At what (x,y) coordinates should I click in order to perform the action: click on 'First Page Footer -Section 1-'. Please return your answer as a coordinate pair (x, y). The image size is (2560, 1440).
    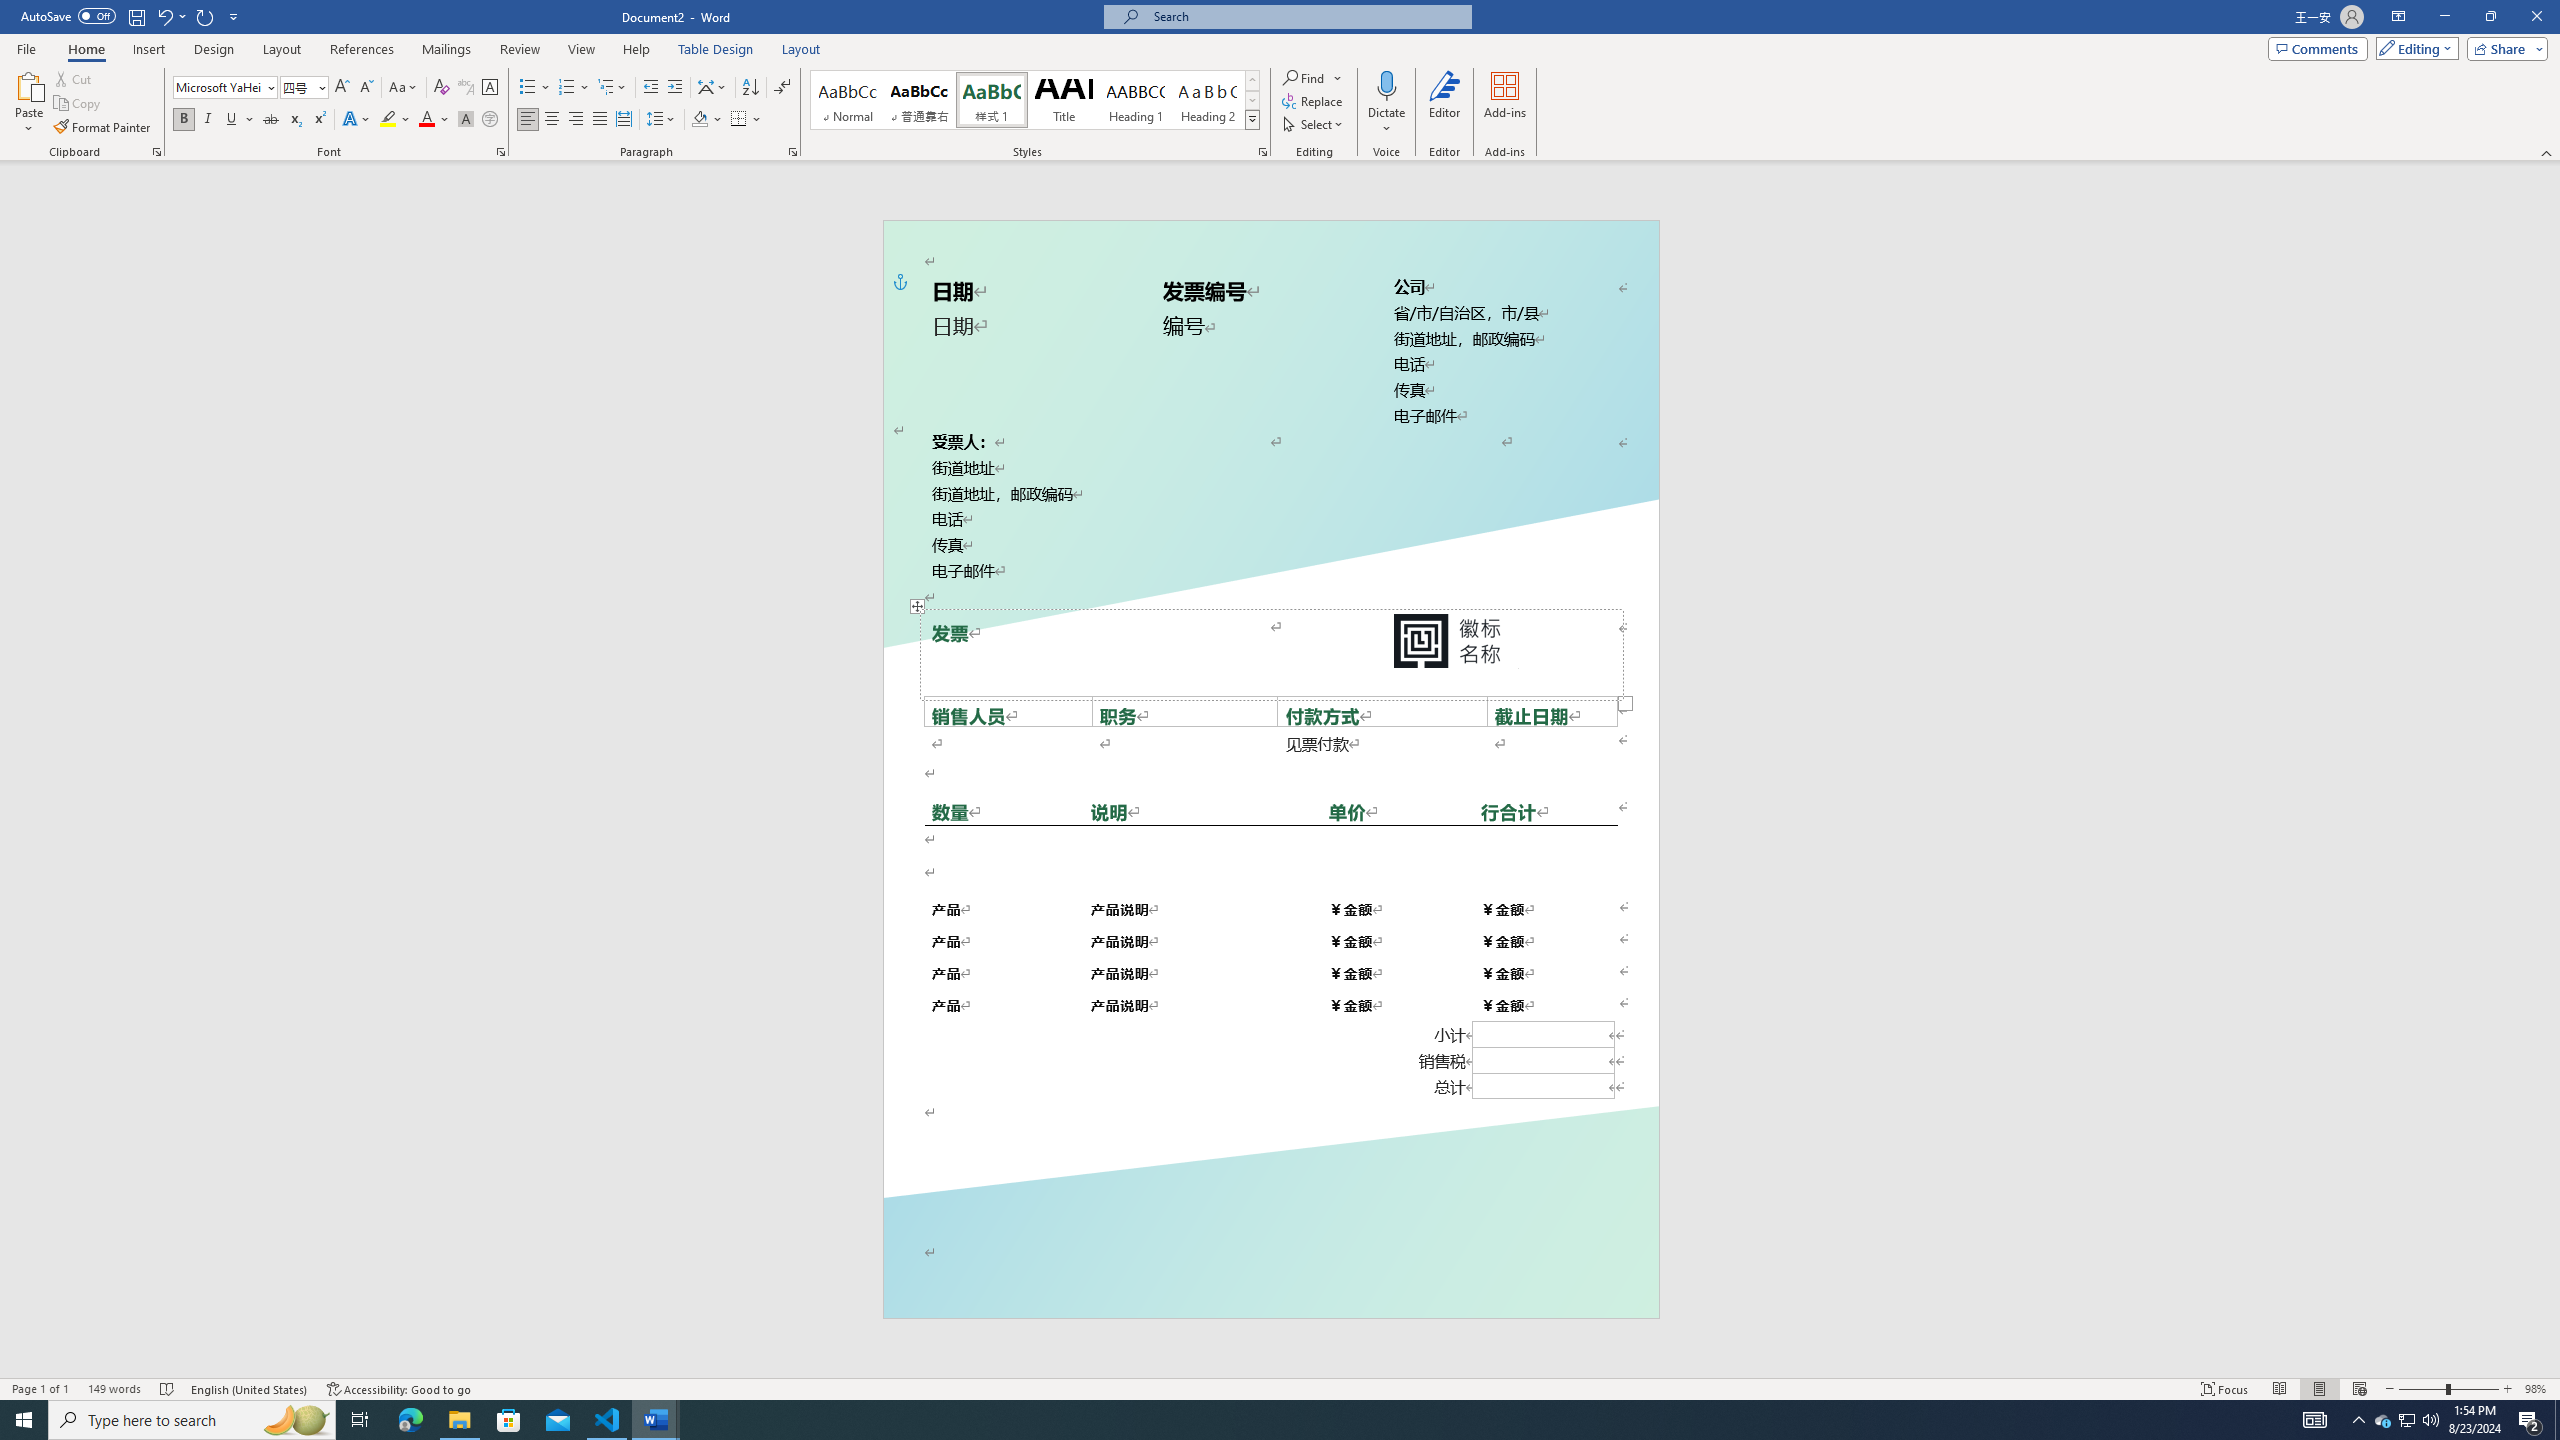
    Looking at the image, I should click on (1271, 1271).